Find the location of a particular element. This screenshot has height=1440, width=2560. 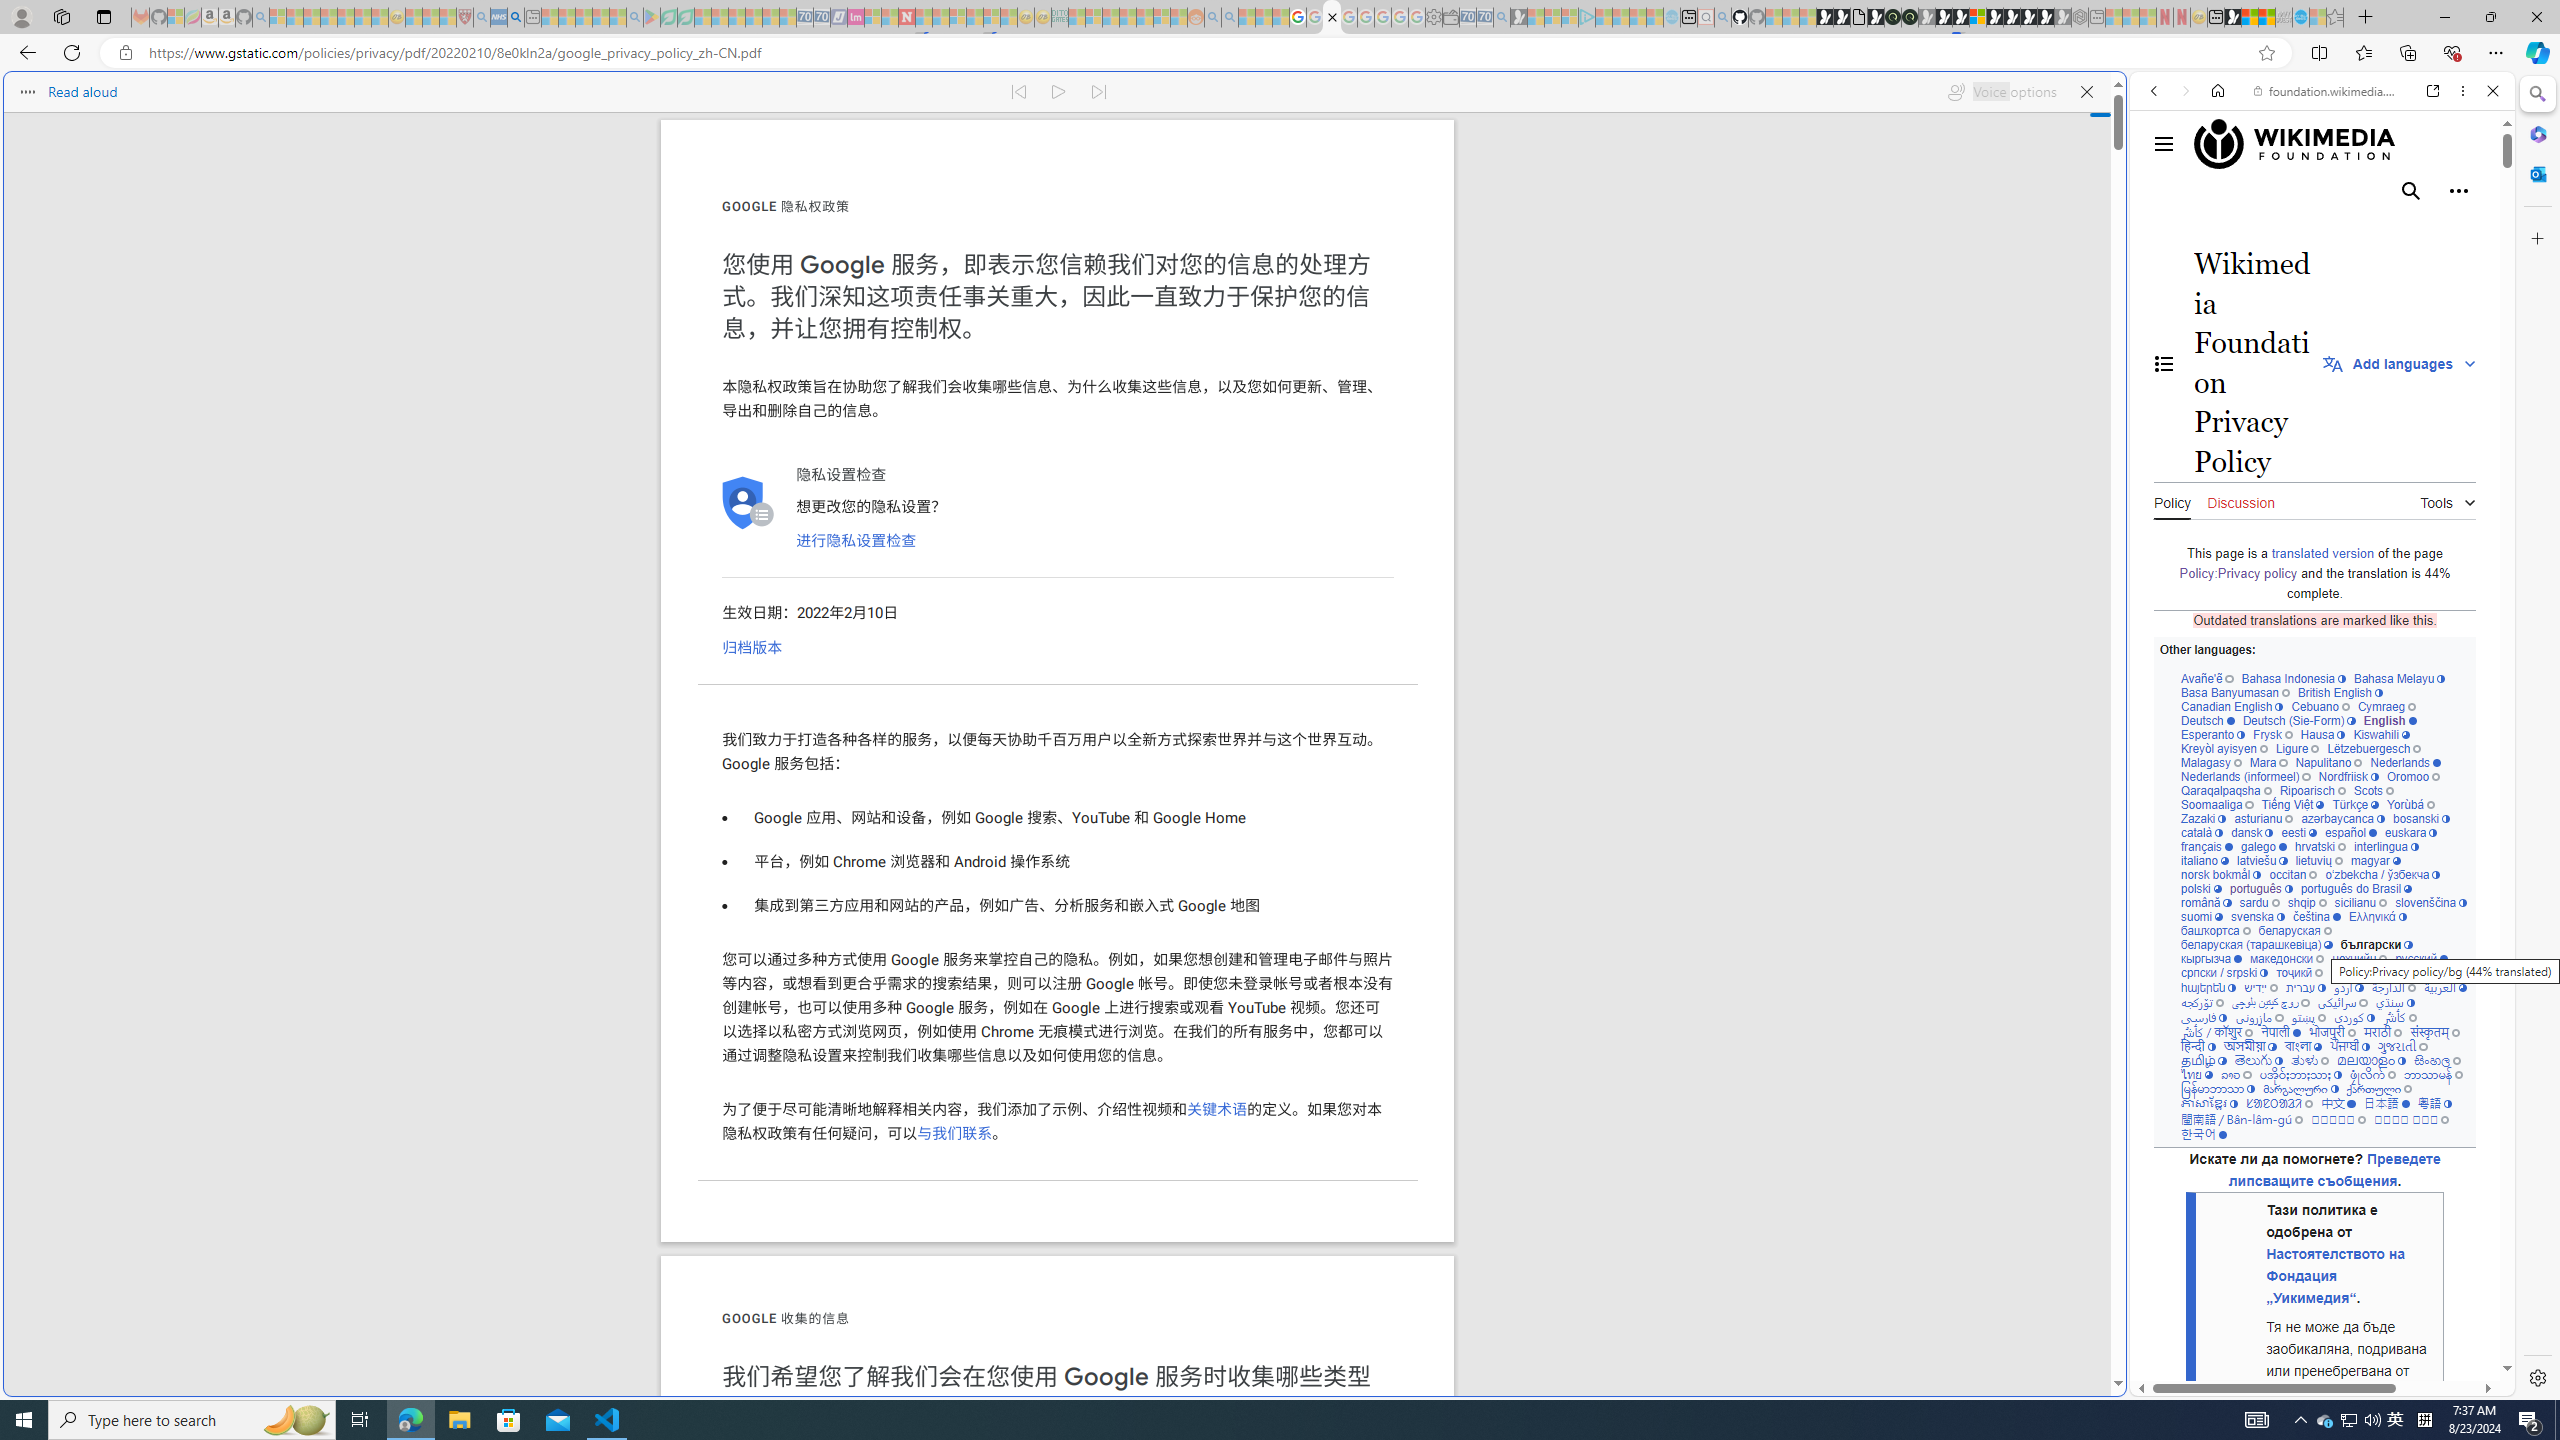

'shqip' is located at coordinates (2306, 901).